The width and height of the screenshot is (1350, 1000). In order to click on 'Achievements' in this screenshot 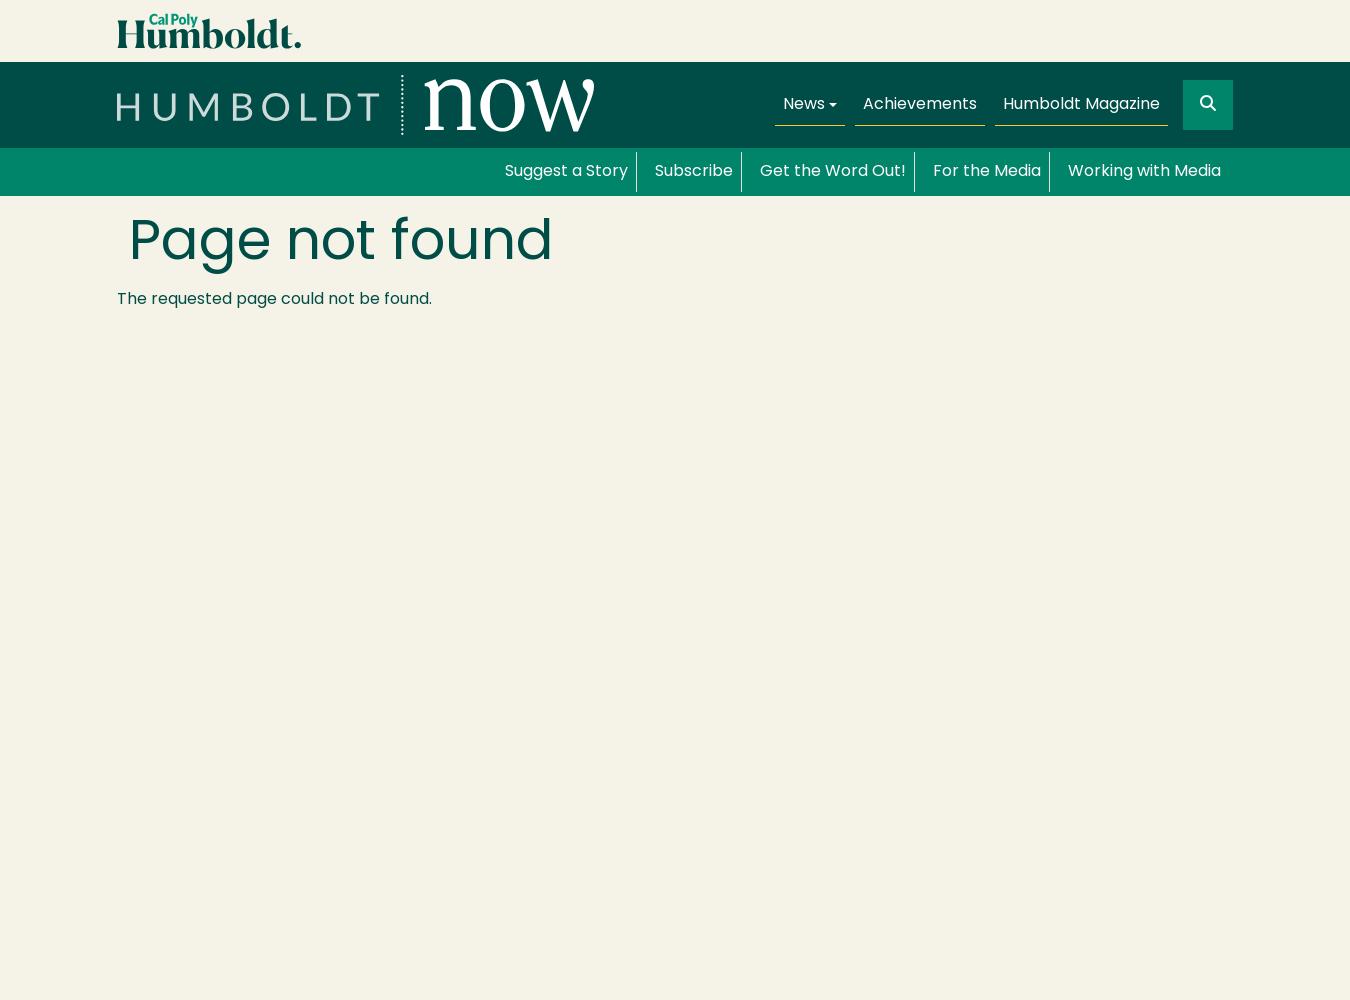, I will do `click(919, 103)`.